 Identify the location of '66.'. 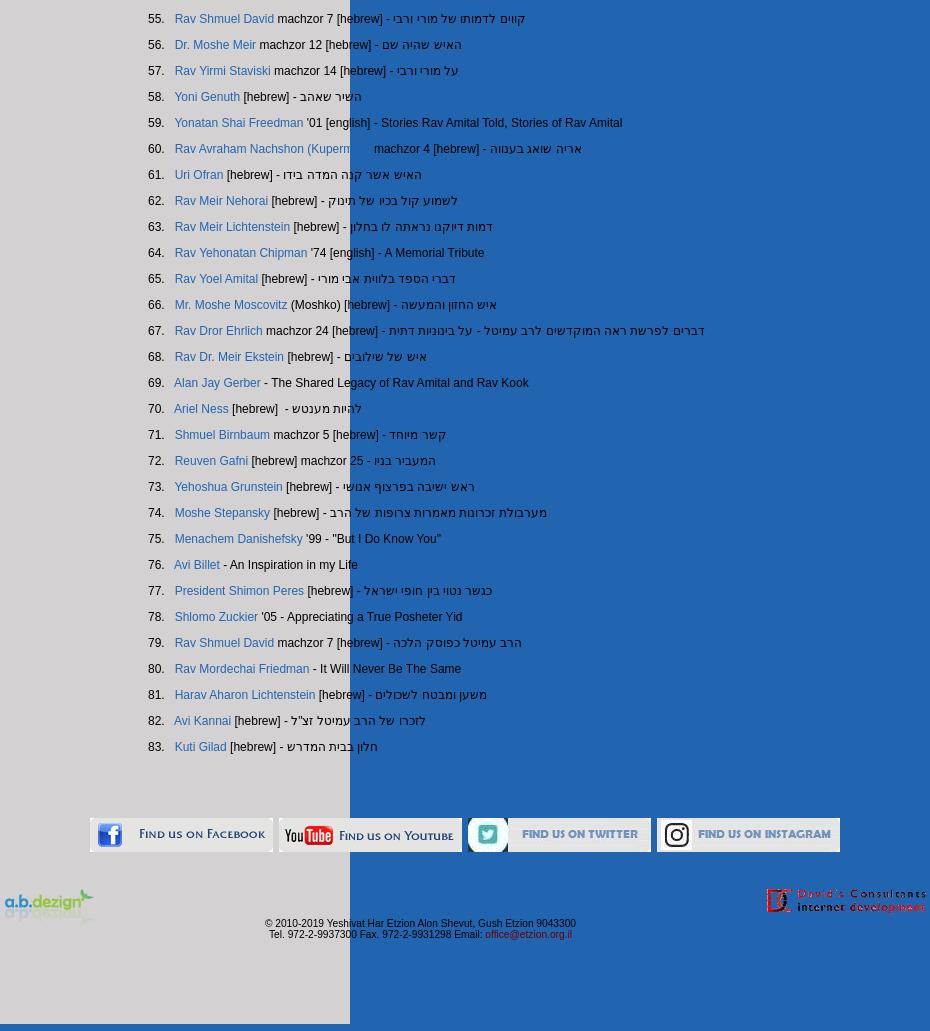
(147, 304).